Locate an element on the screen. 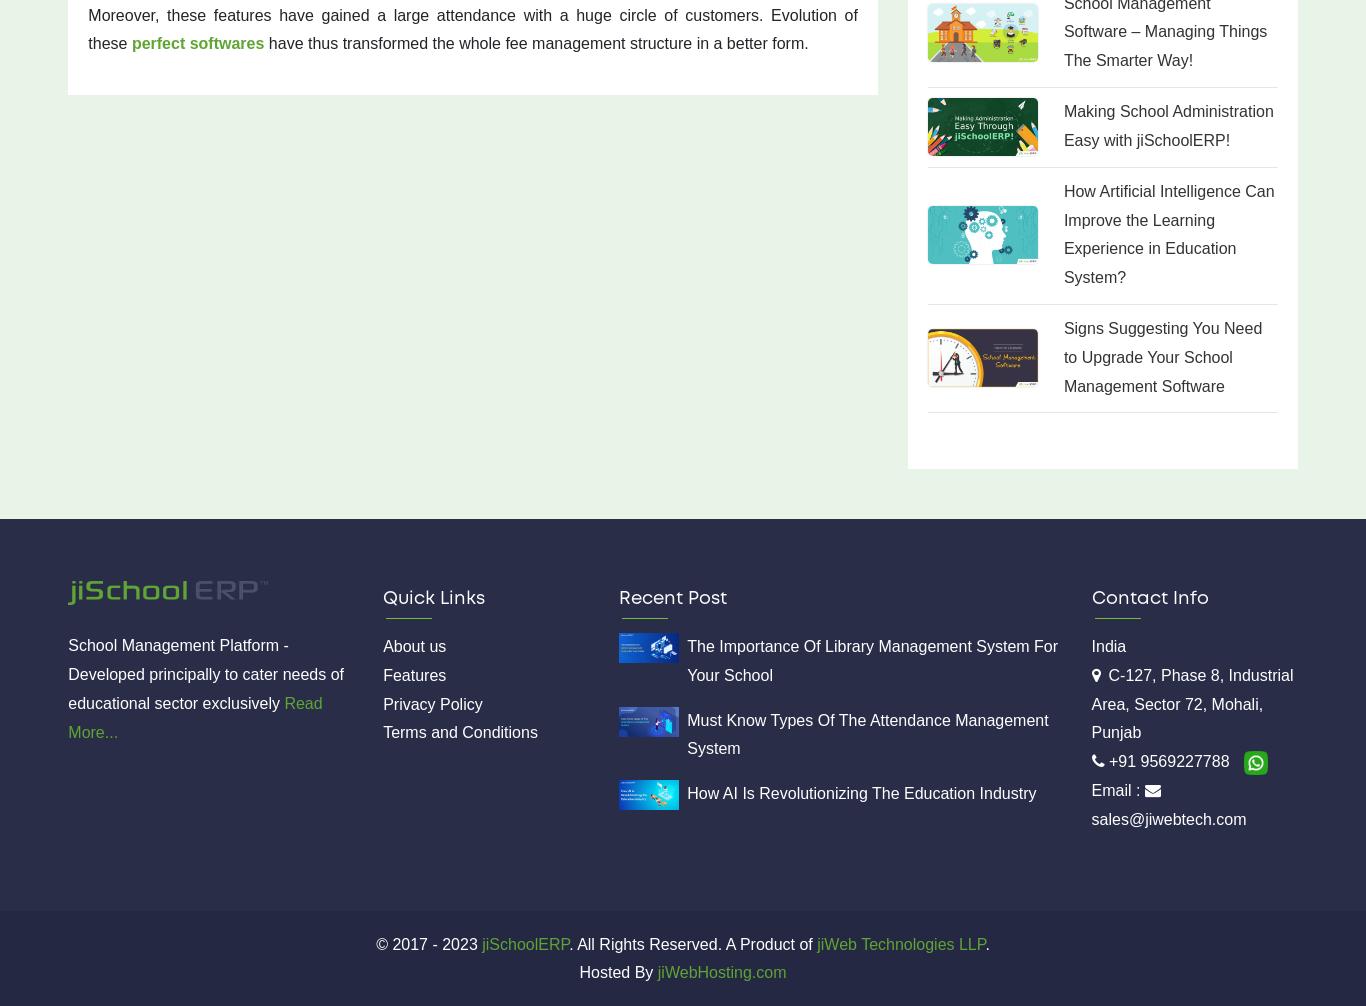  'sales@jiwebtech.com' is located at coordinates (1168, 817).